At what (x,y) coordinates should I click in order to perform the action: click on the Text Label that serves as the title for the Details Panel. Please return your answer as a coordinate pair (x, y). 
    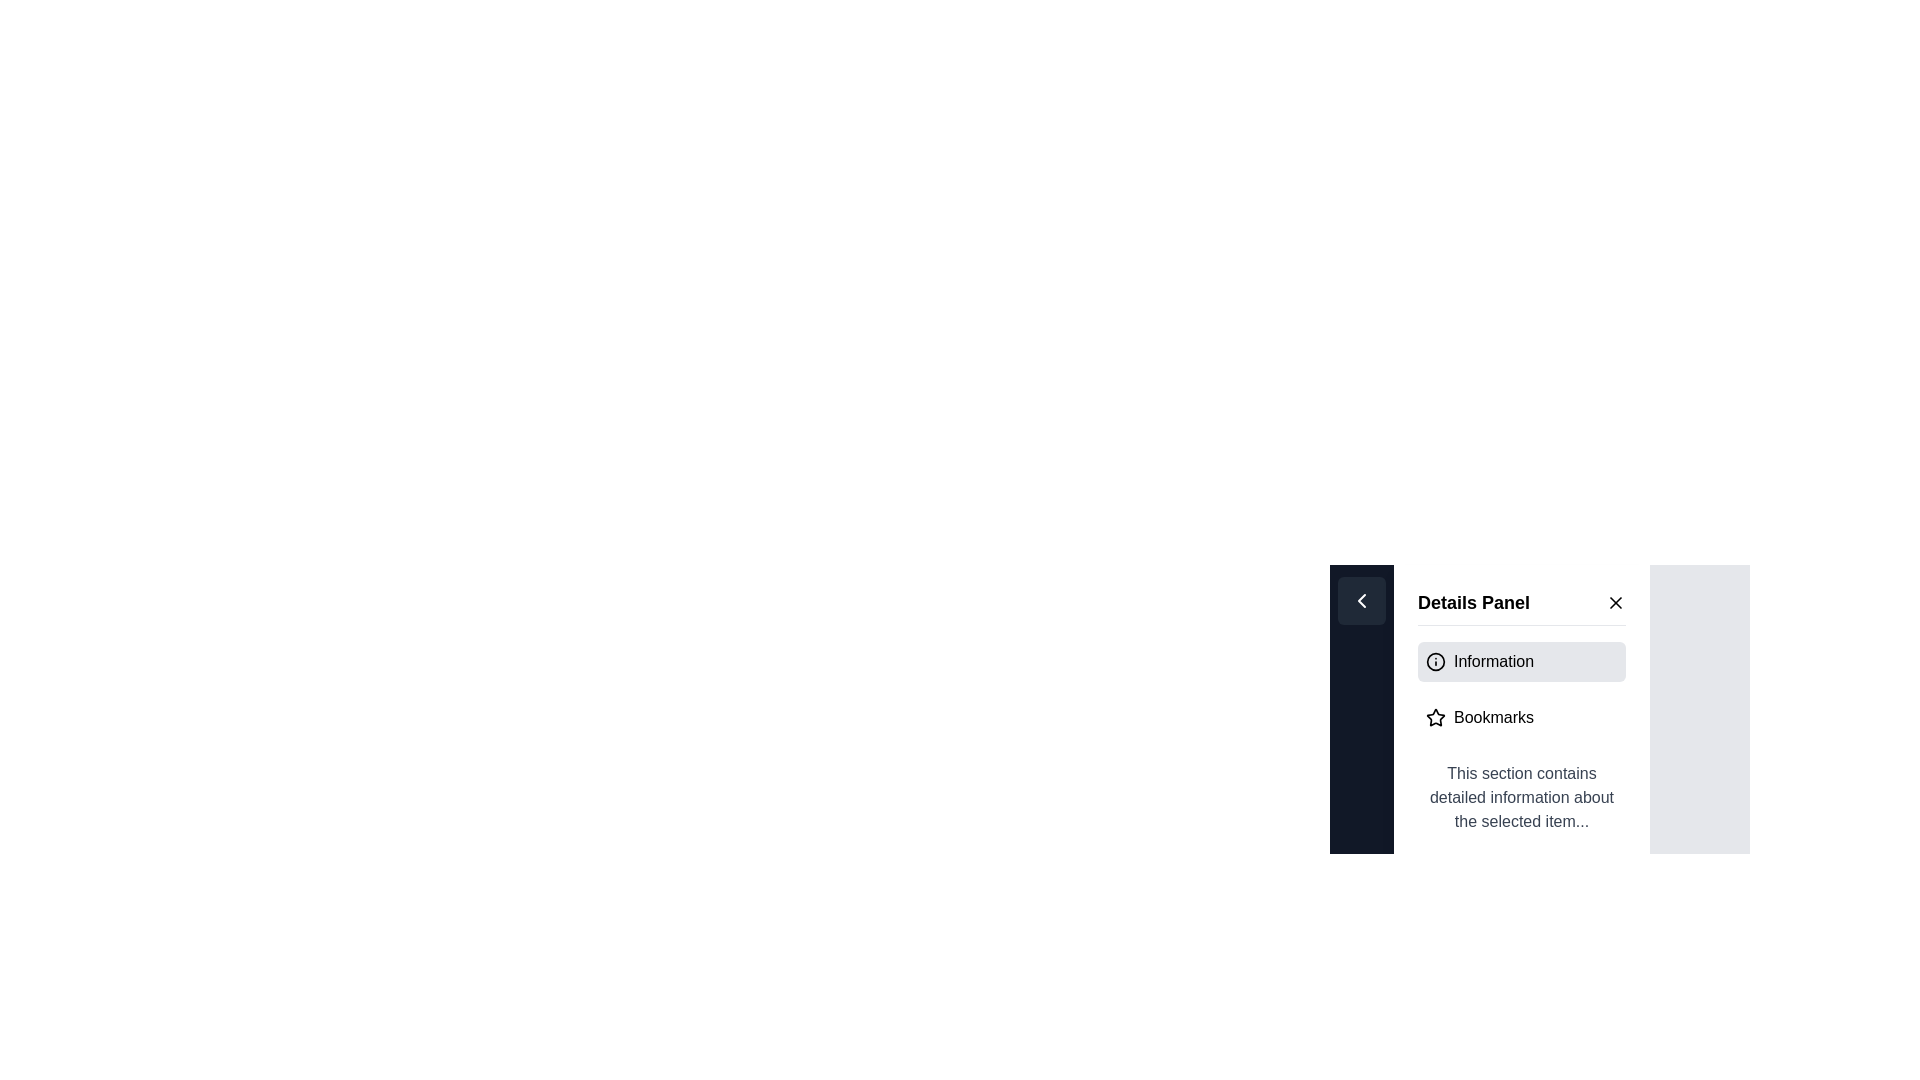
    Looking at the image, I should click on (1473, 601).